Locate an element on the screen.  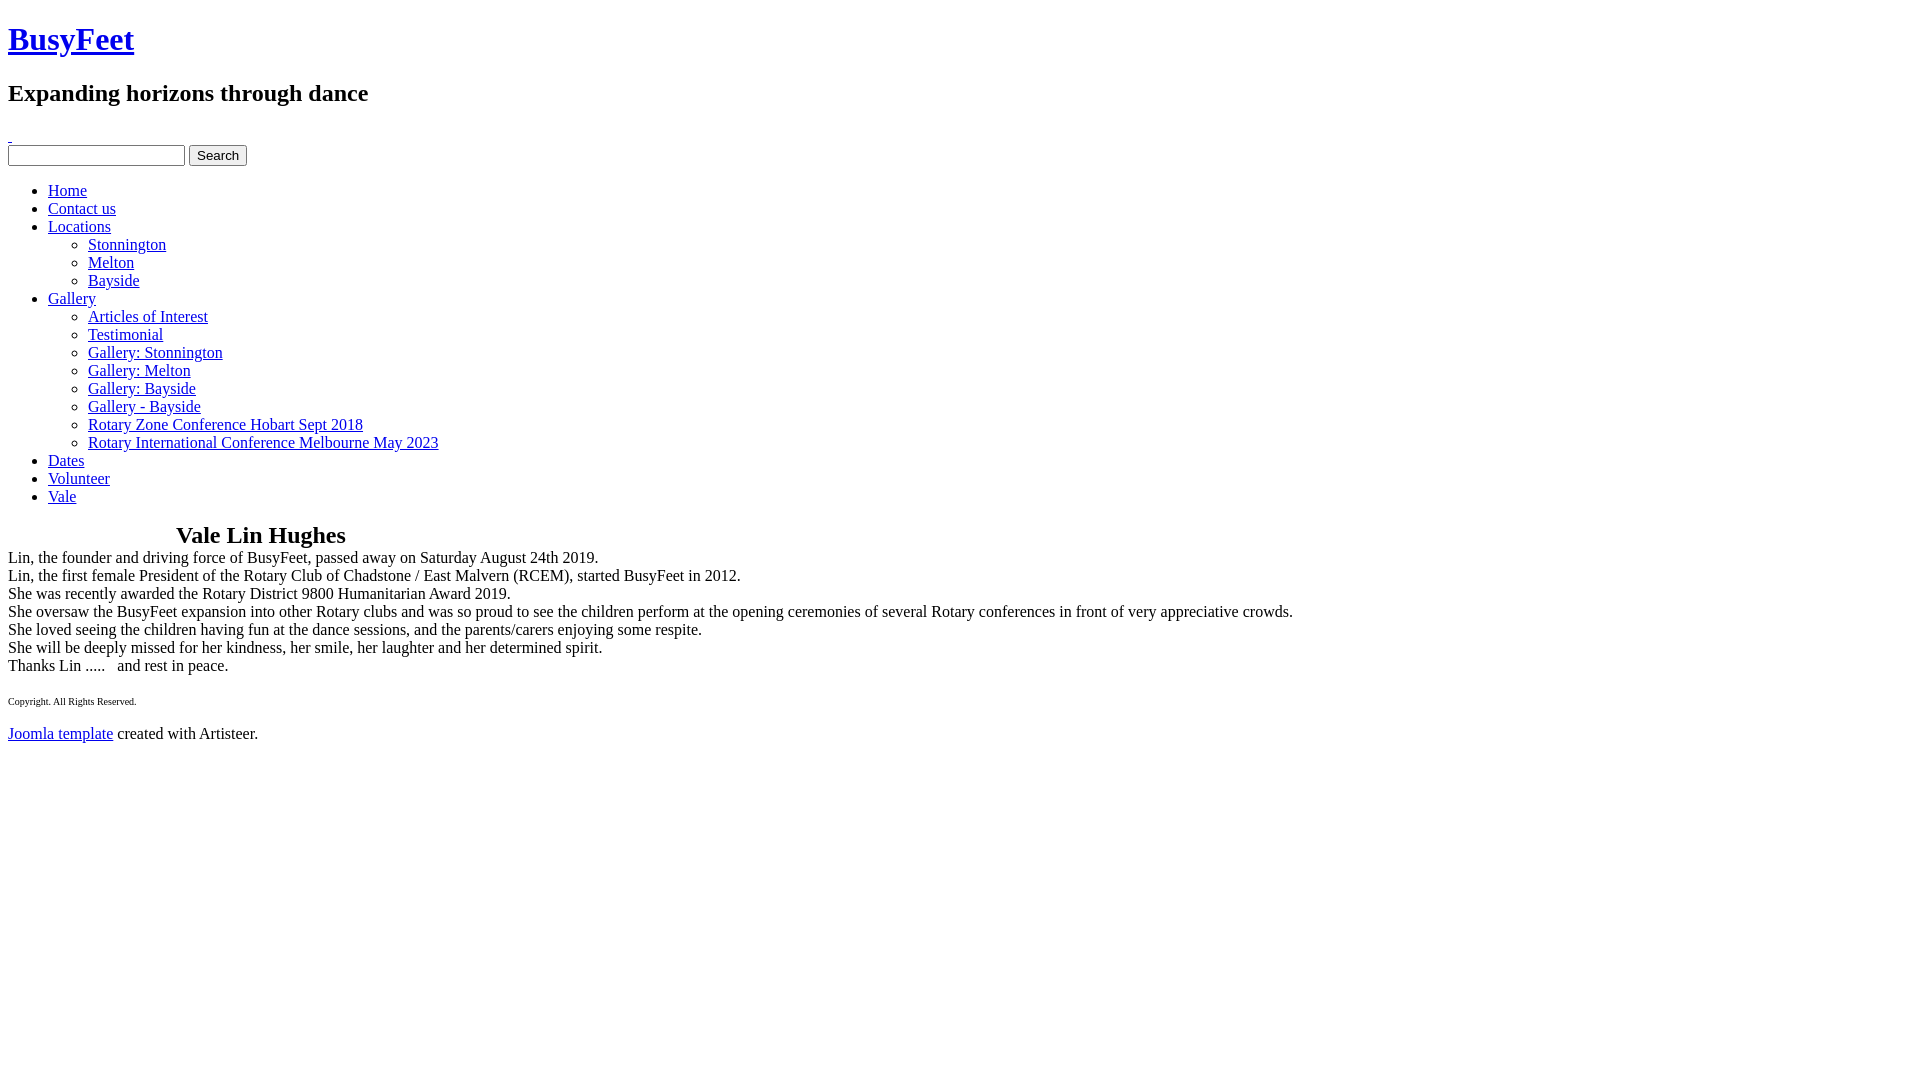
'Gallery - Bayside' is located at coordinates (143, 405).